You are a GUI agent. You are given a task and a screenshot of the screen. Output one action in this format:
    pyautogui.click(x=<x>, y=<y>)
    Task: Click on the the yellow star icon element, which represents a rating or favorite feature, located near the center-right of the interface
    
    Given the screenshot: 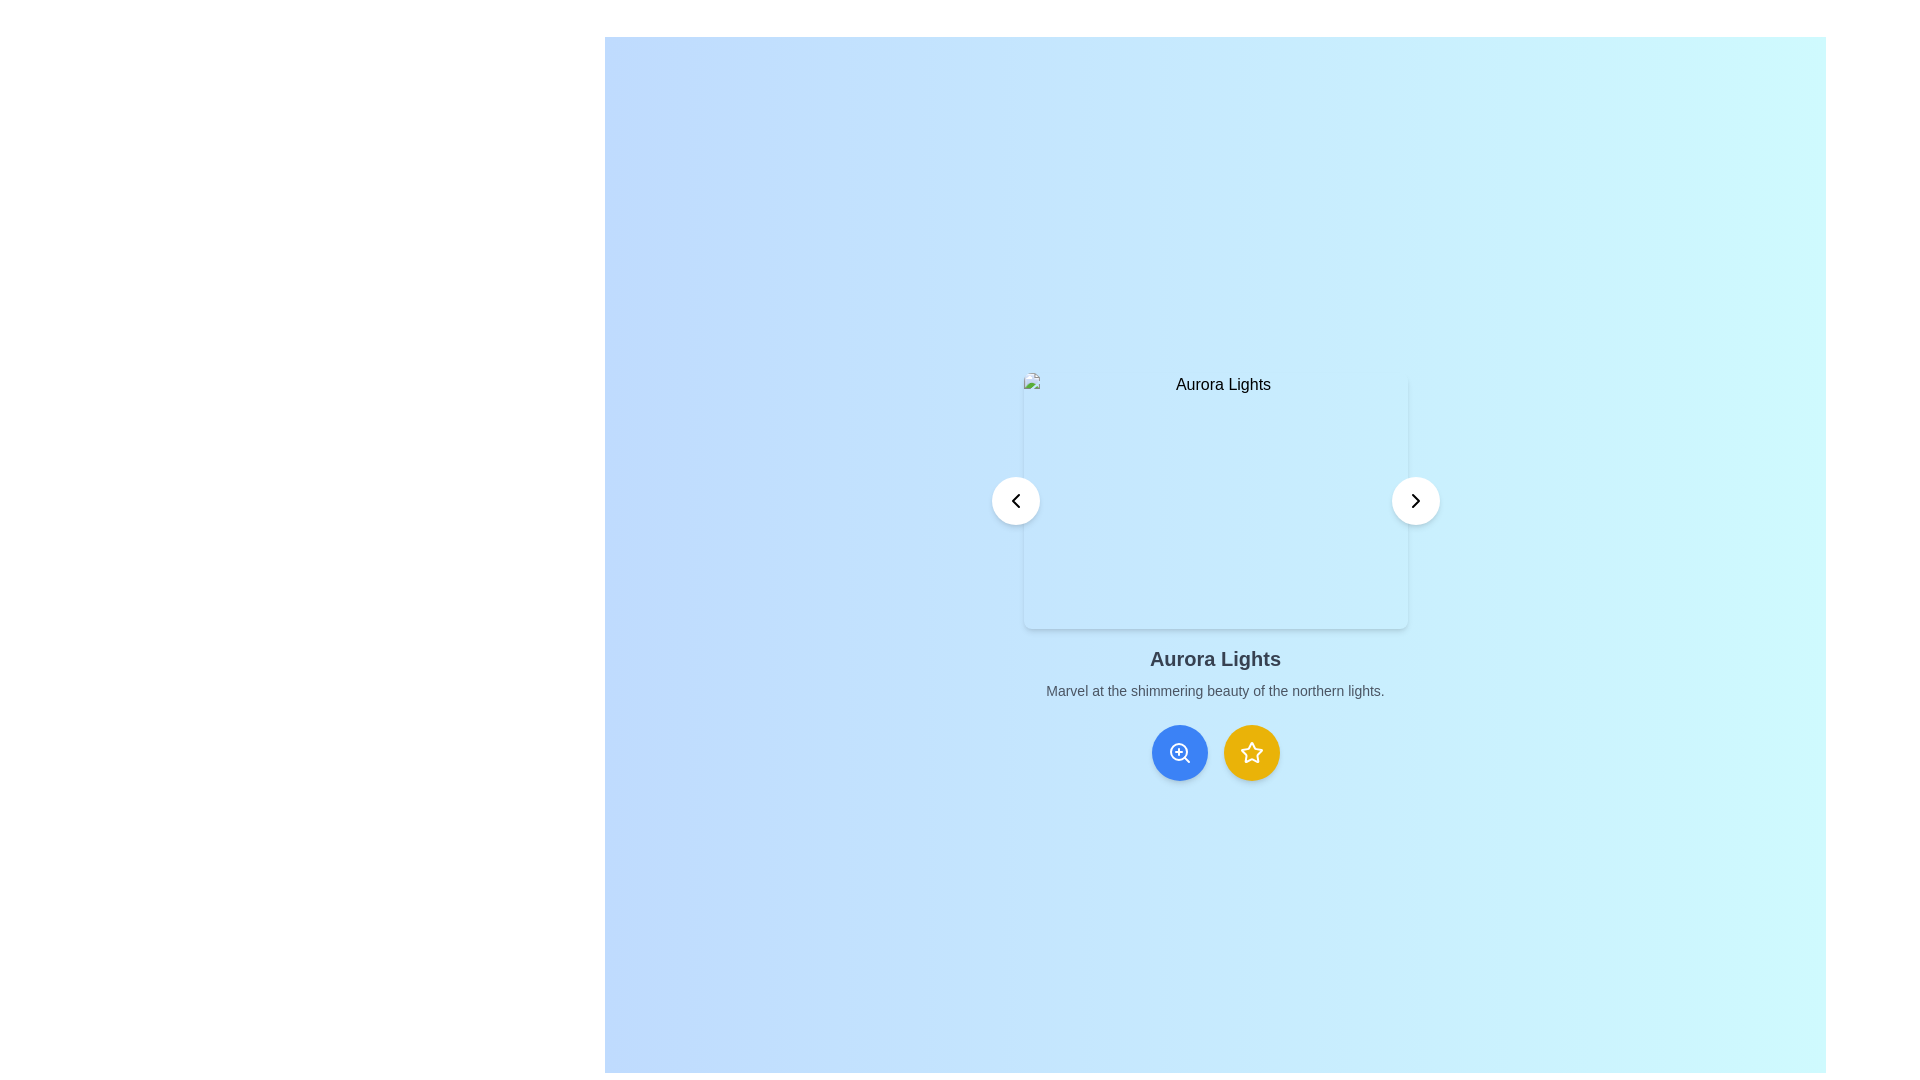 What is the action you would take?
    pyautogui.click(x=1250, y=752)
    